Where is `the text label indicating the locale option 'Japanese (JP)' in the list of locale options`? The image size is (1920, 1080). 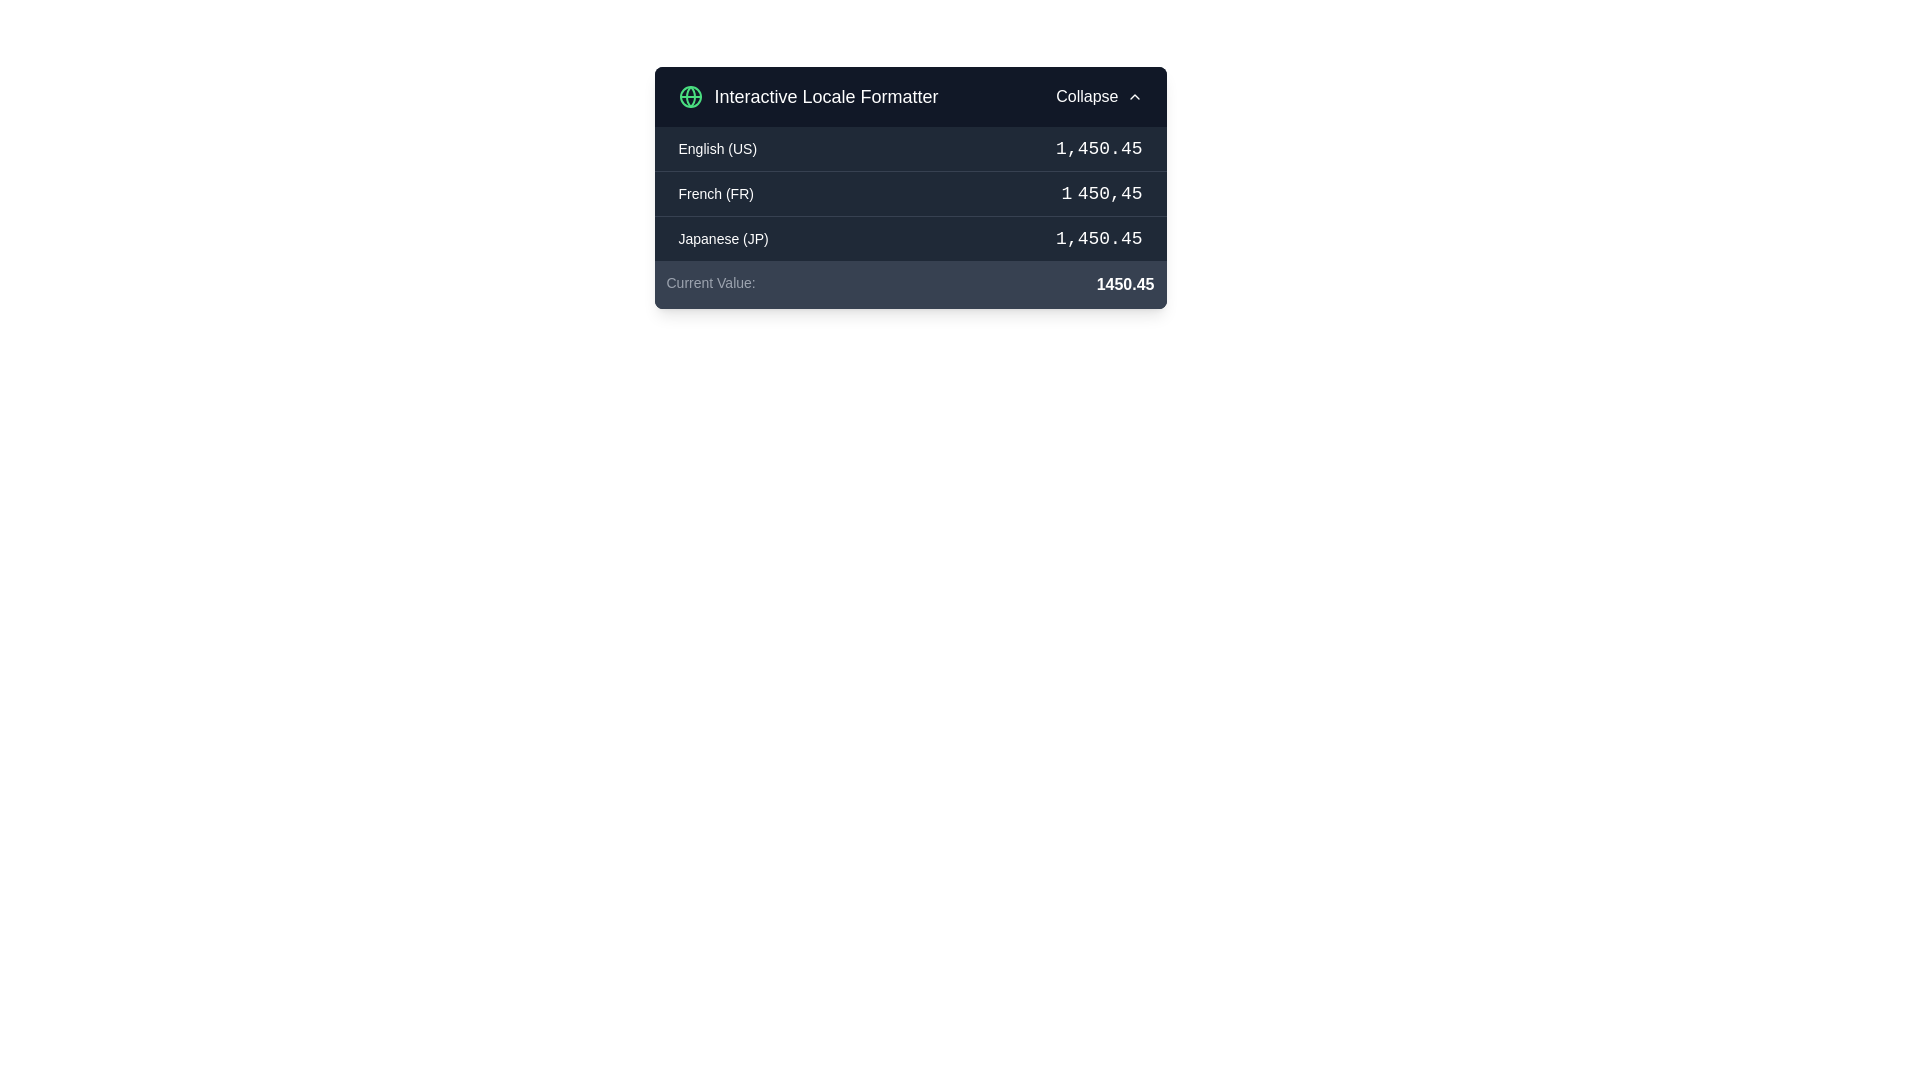 the text label indicating the locale option 'Japanese (JP)' in the list of locale options is located at coordinates (722, 238).